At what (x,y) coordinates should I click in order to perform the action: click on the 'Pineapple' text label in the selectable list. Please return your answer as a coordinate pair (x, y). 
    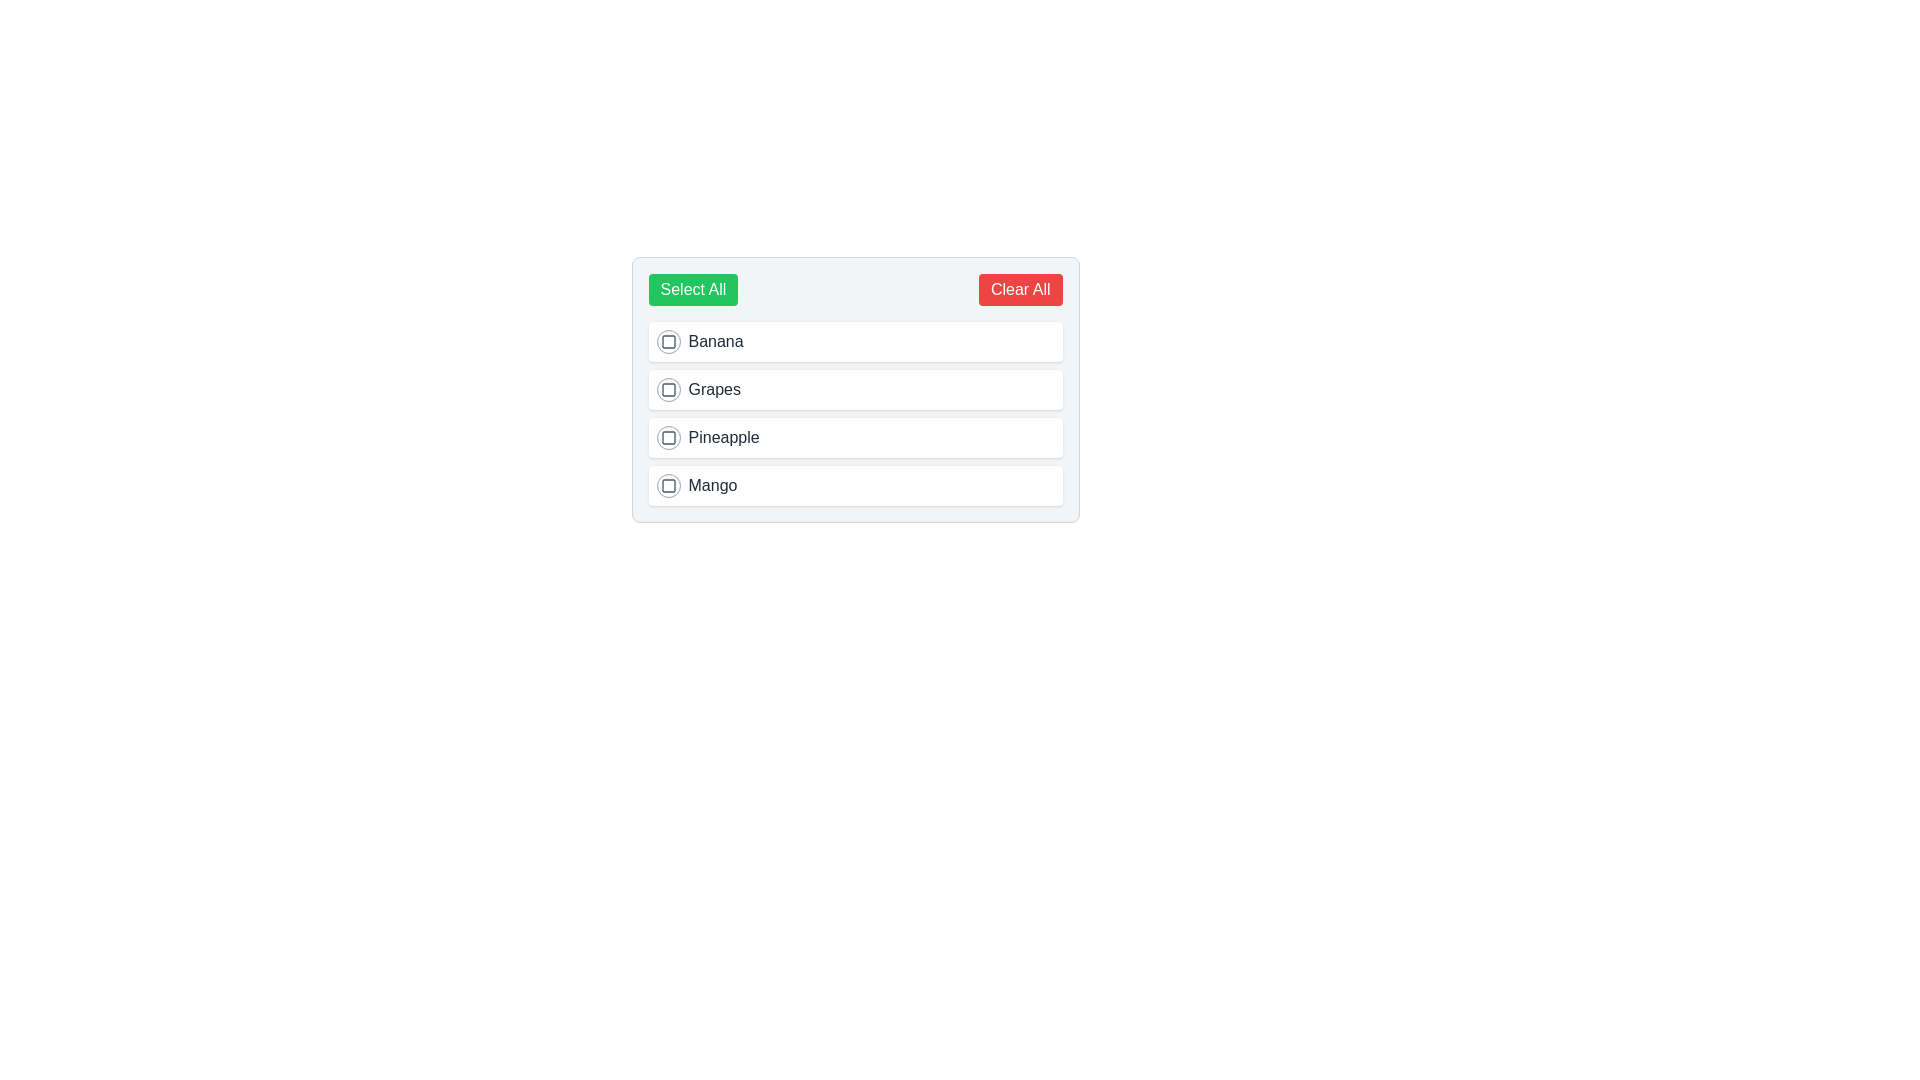
    Looking at the image, I should click on (723, 437).